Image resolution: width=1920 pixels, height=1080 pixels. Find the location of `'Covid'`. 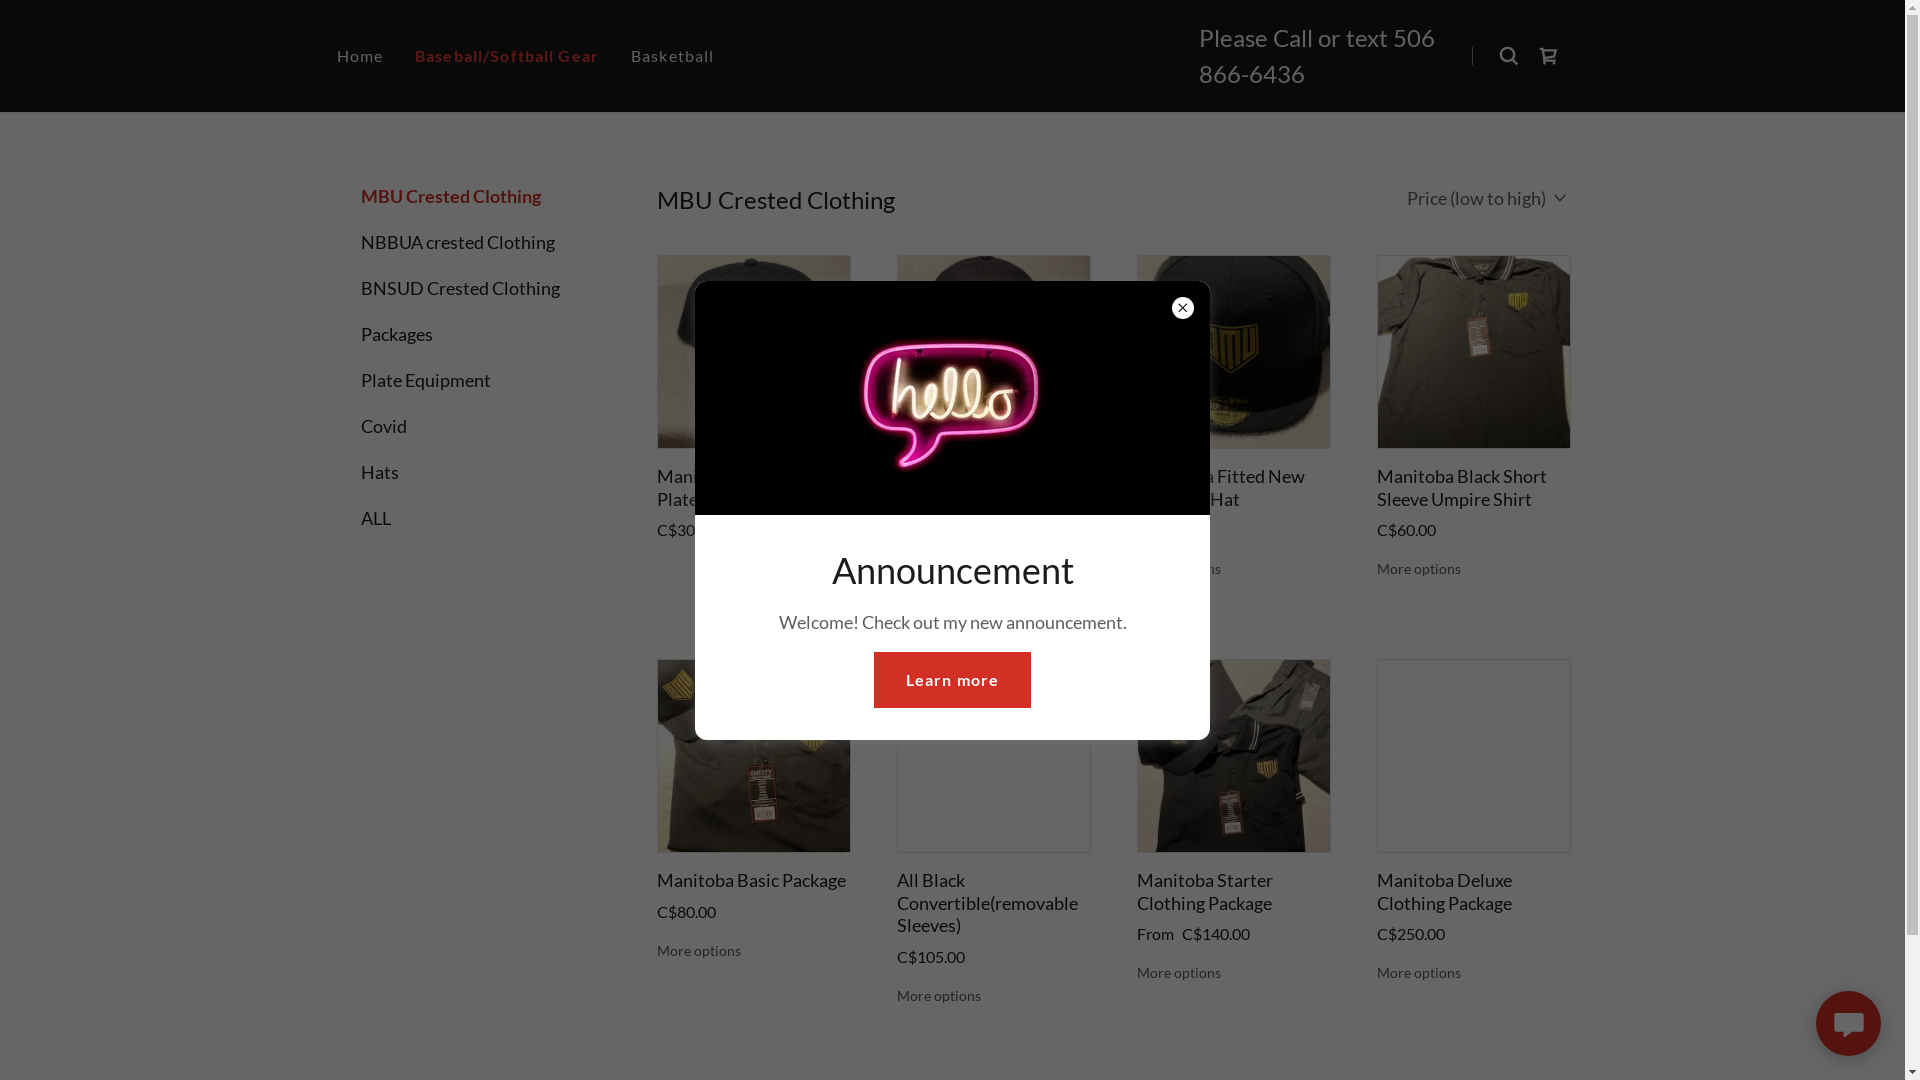

'Covid' is located at coordinates (470, 424).